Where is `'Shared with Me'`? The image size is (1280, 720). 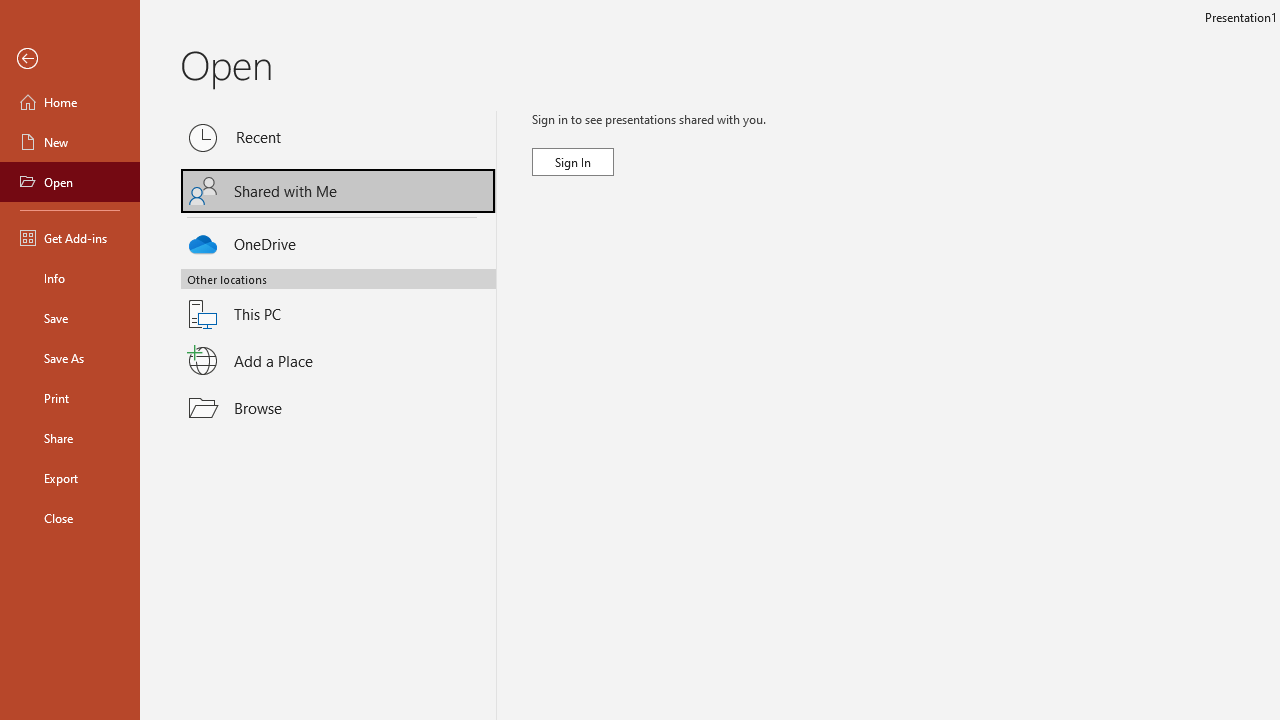 'Shared with Me' is located at coordinates (338, 191).